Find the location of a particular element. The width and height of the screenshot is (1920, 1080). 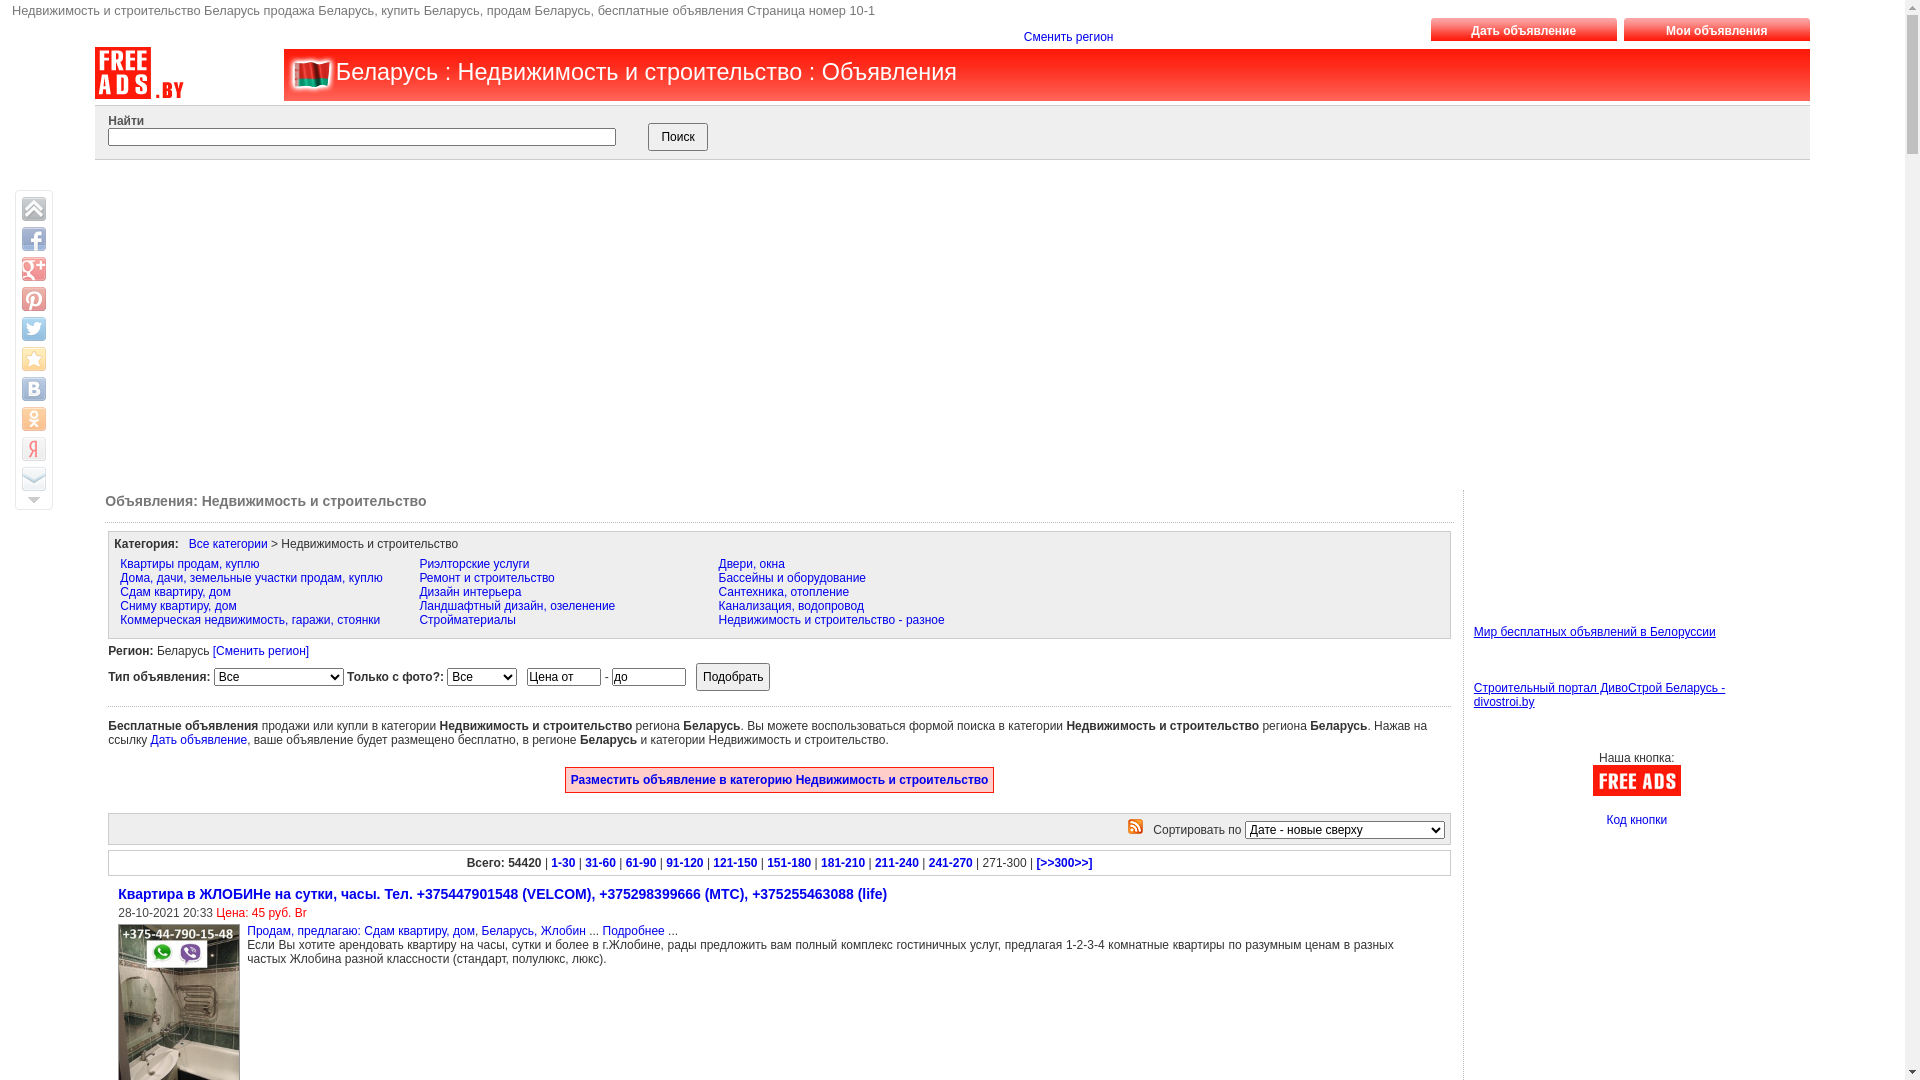

'Back on top' is located at coordinates (33, 208).